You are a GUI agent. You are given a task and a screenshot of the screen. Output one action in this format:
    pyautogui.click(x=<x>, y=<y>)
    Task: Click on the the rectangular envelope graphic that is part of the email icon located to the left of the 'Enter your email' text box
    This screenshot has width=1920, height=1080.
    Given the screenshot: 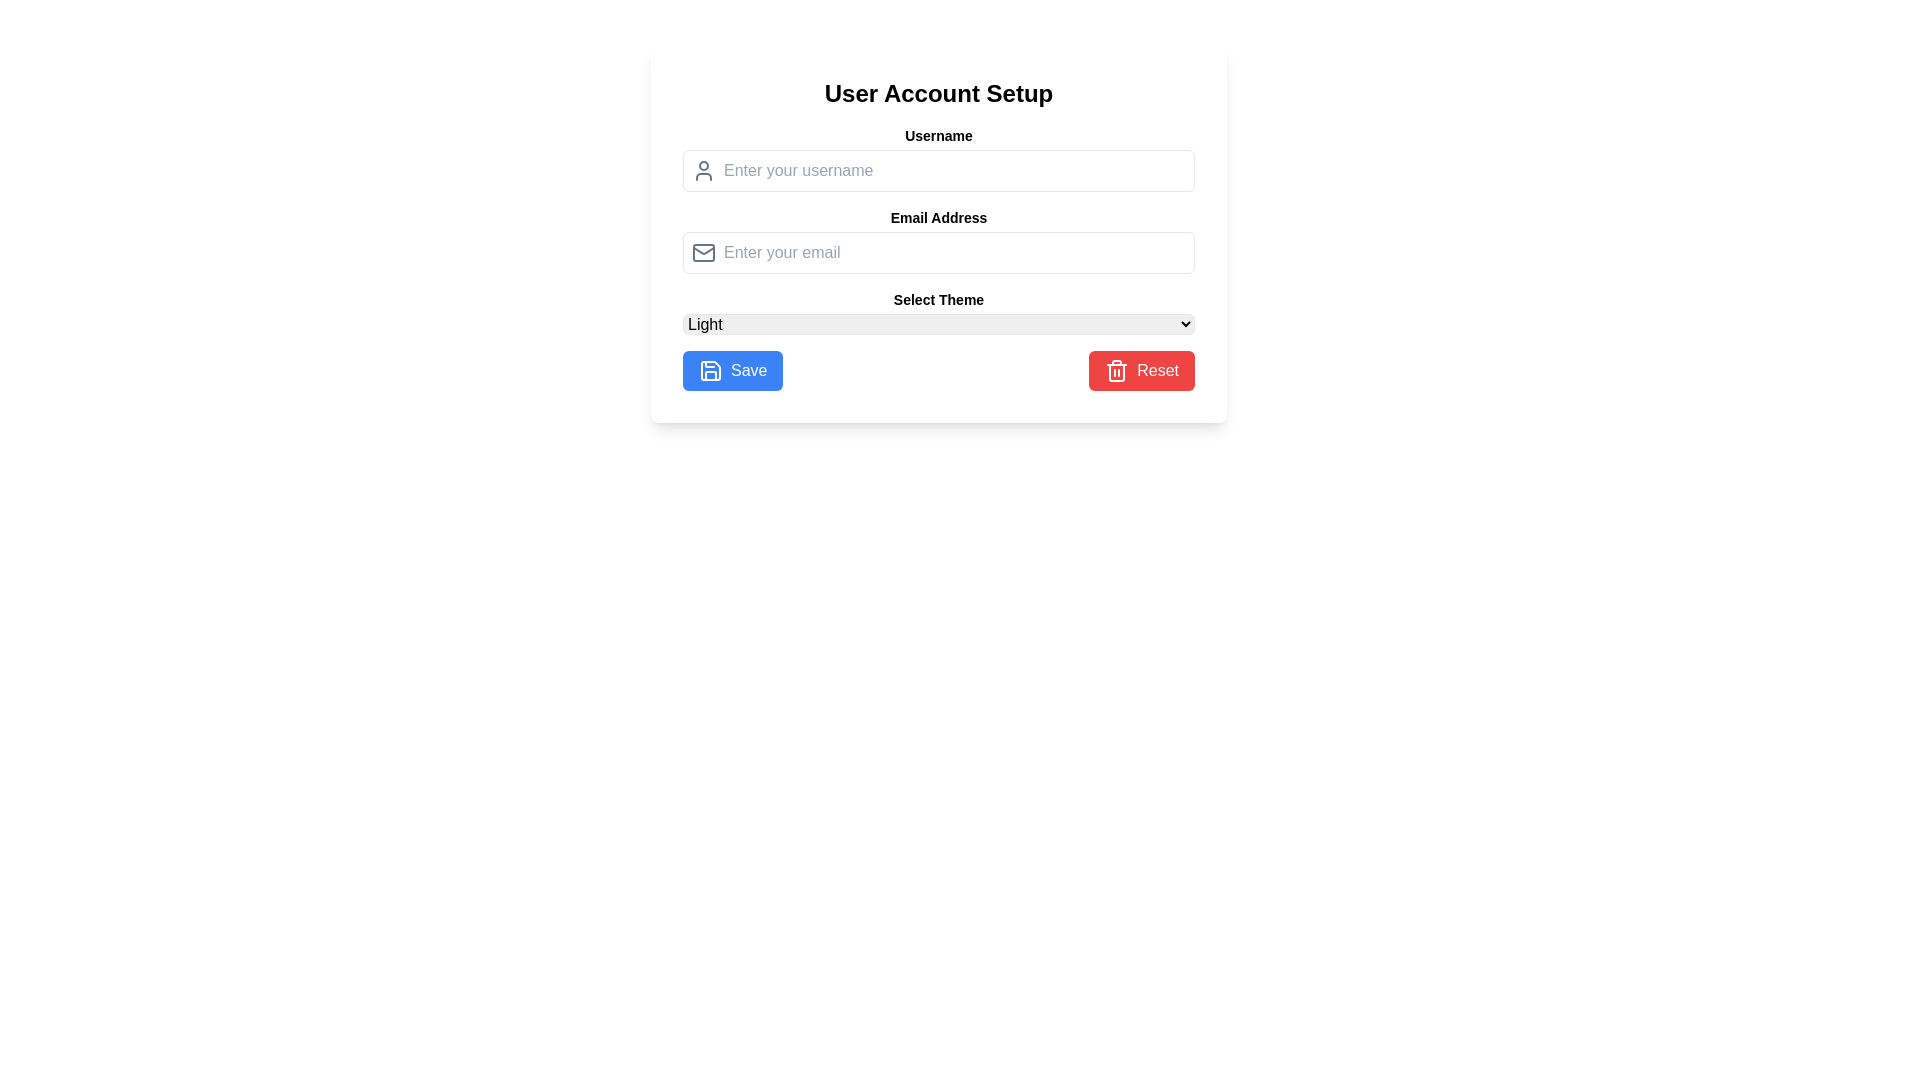 What is the action you would take?
    pyautogui.click(x=704, y=252)
    